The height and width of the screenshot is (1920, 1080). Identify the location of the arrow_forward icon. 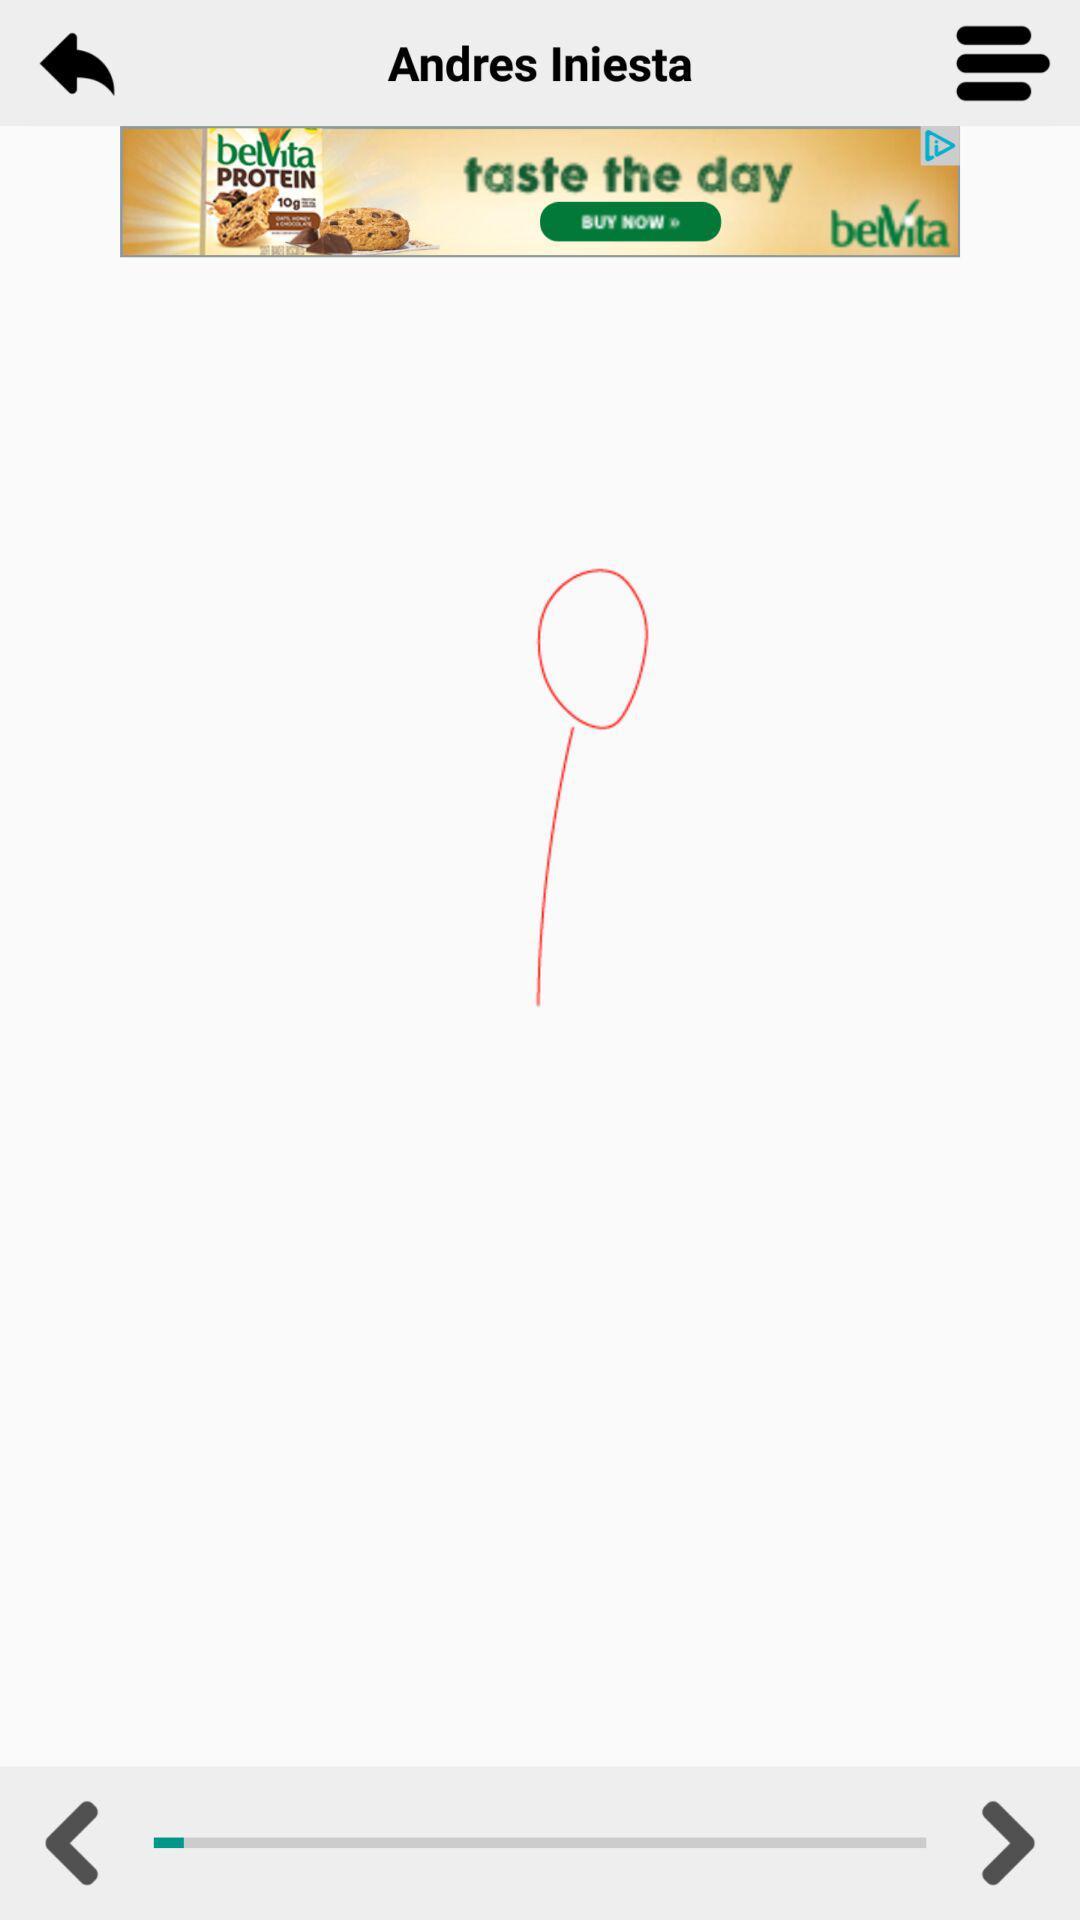
(1003, 1842).